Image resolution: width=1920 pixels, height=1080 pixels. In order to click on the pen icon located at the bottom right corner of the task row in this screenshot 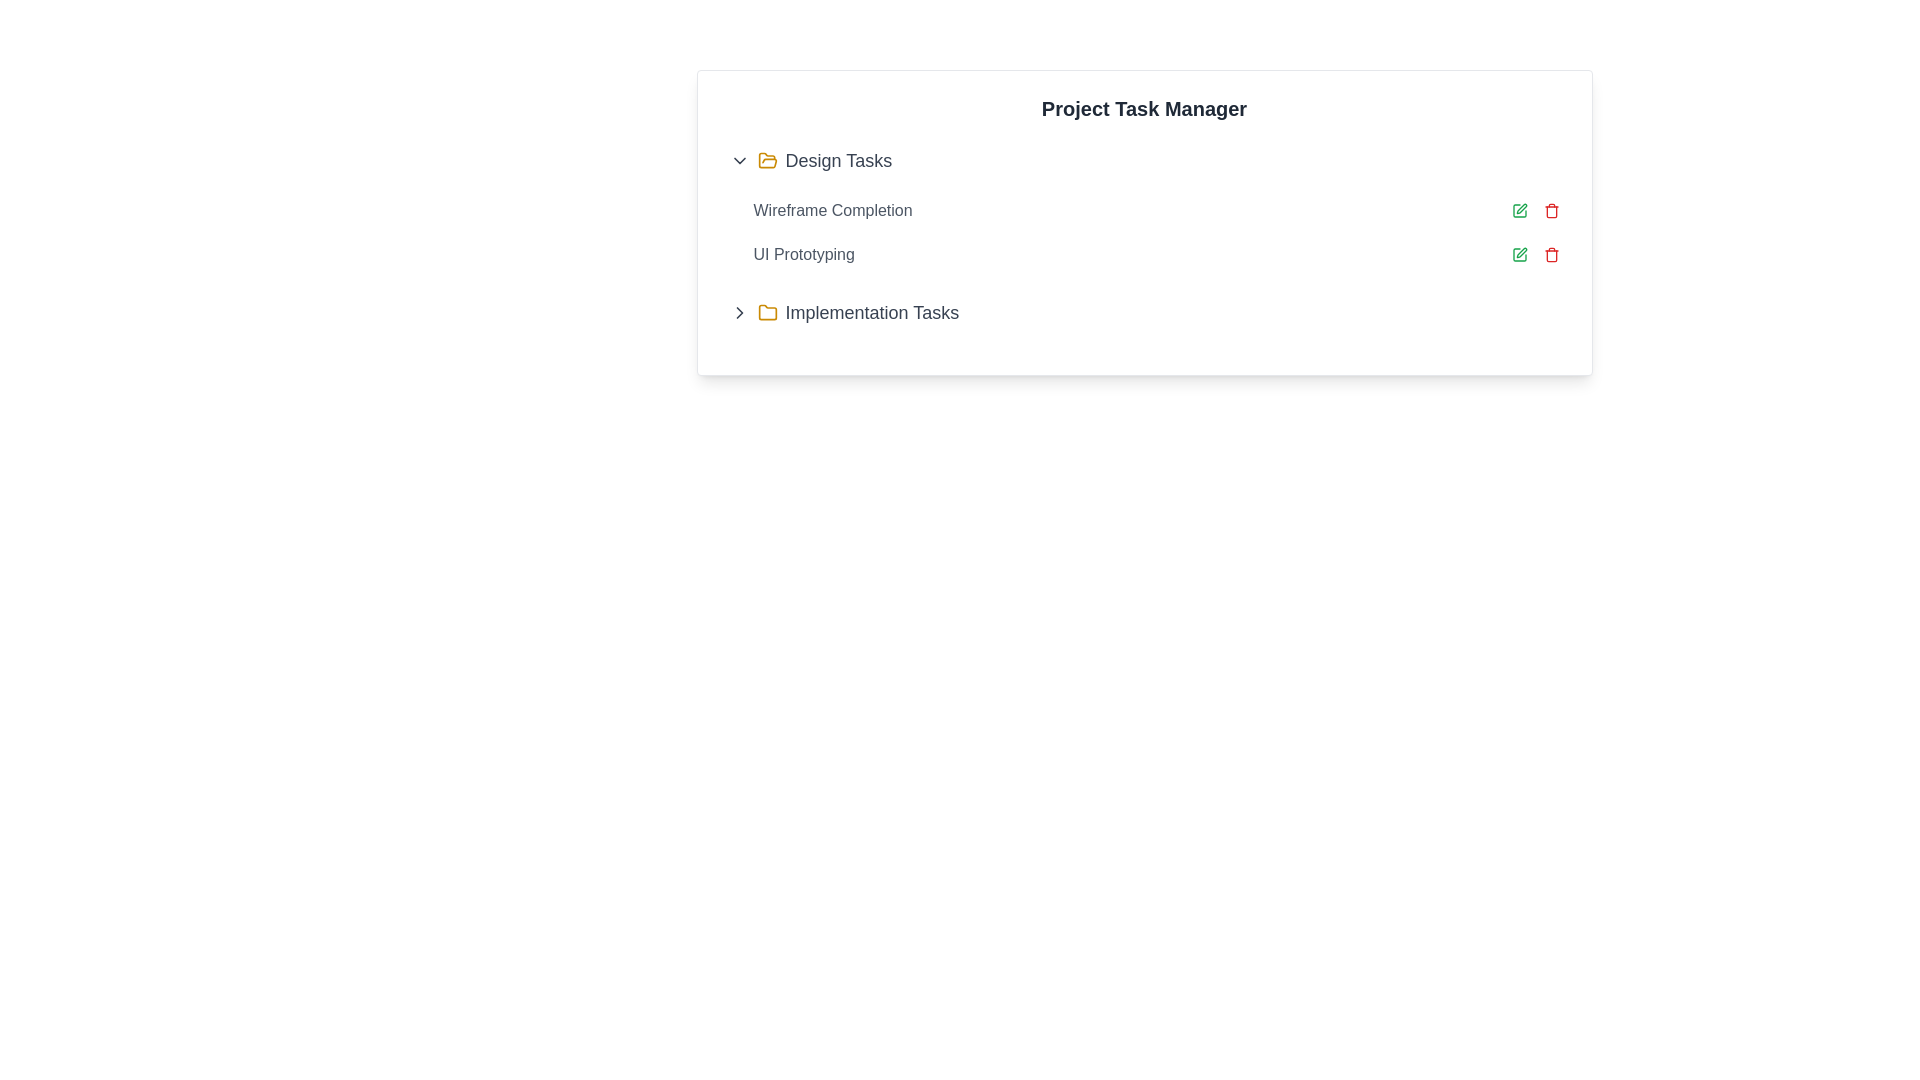, I will do `click(1520, 252)`.